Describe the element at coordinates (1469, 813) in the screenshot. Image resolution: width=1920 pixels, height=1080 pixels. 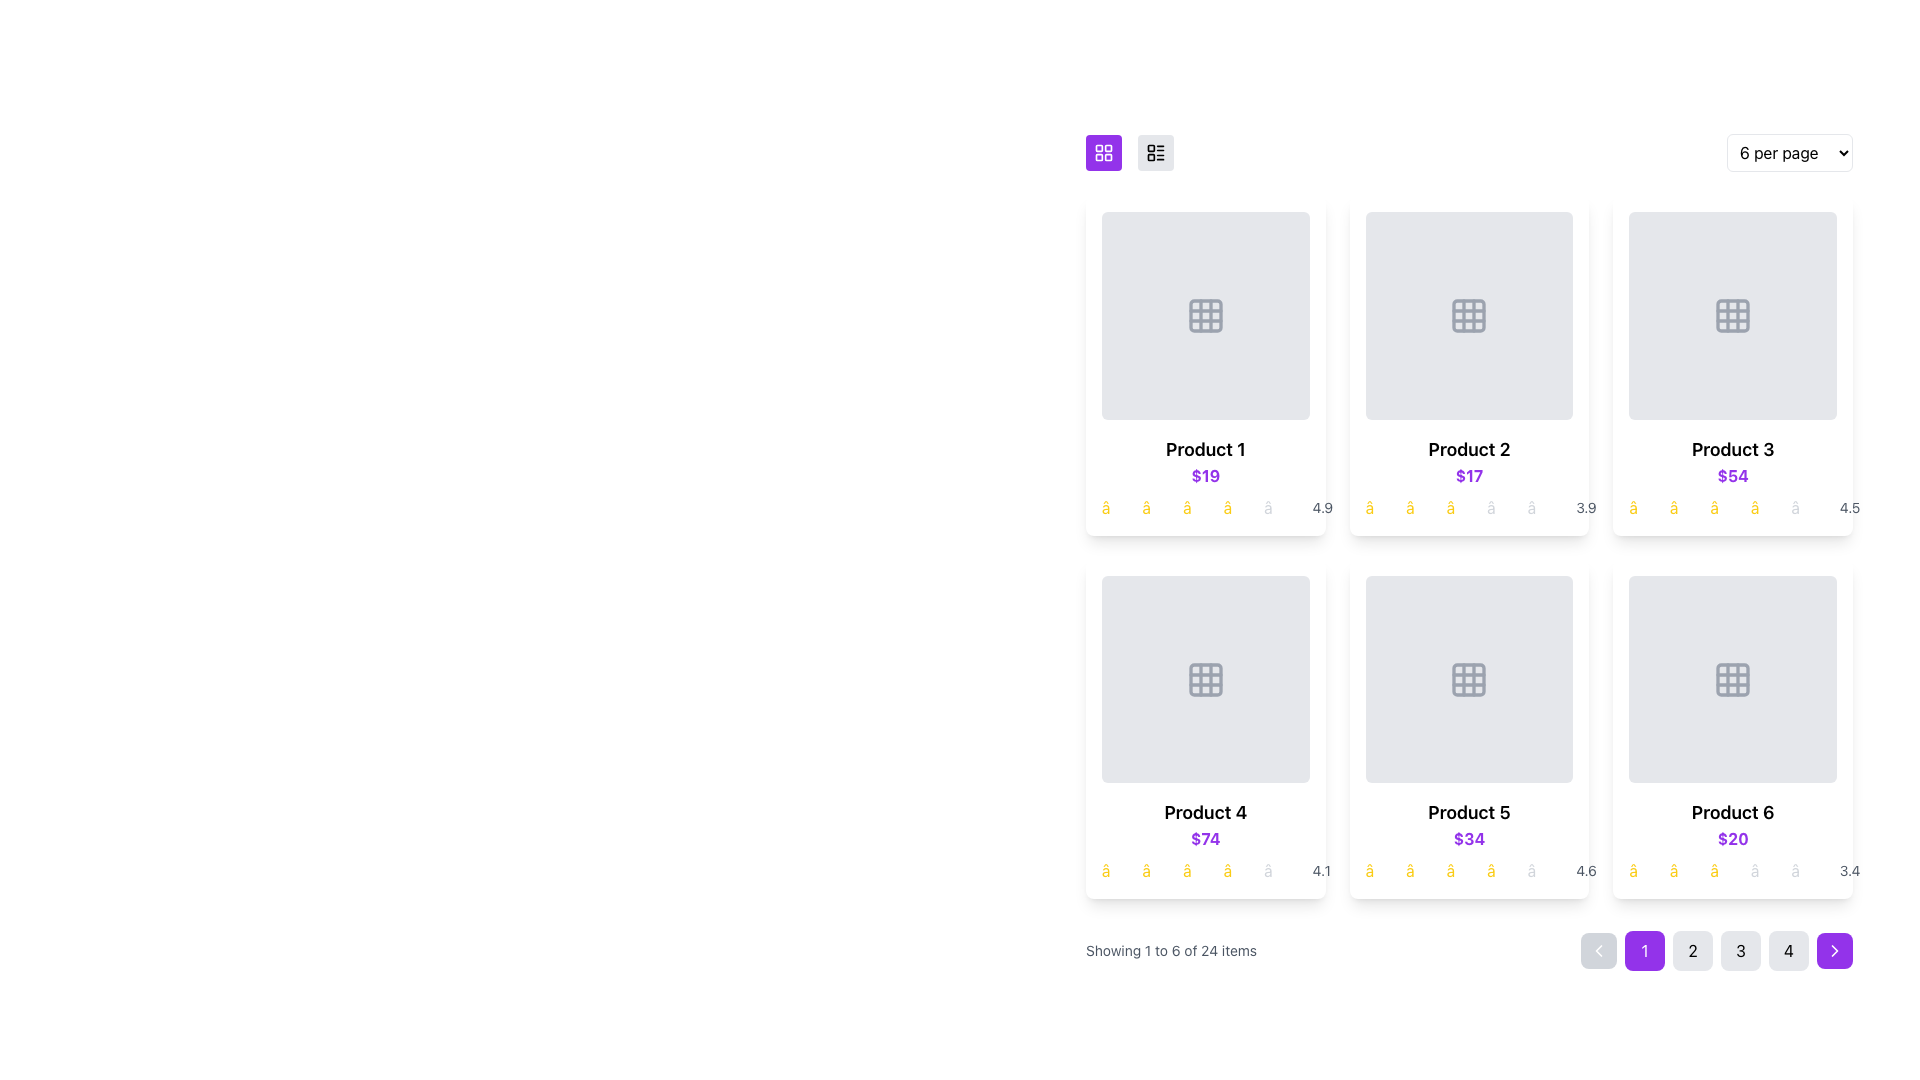
I see `assistive technology` at that location.